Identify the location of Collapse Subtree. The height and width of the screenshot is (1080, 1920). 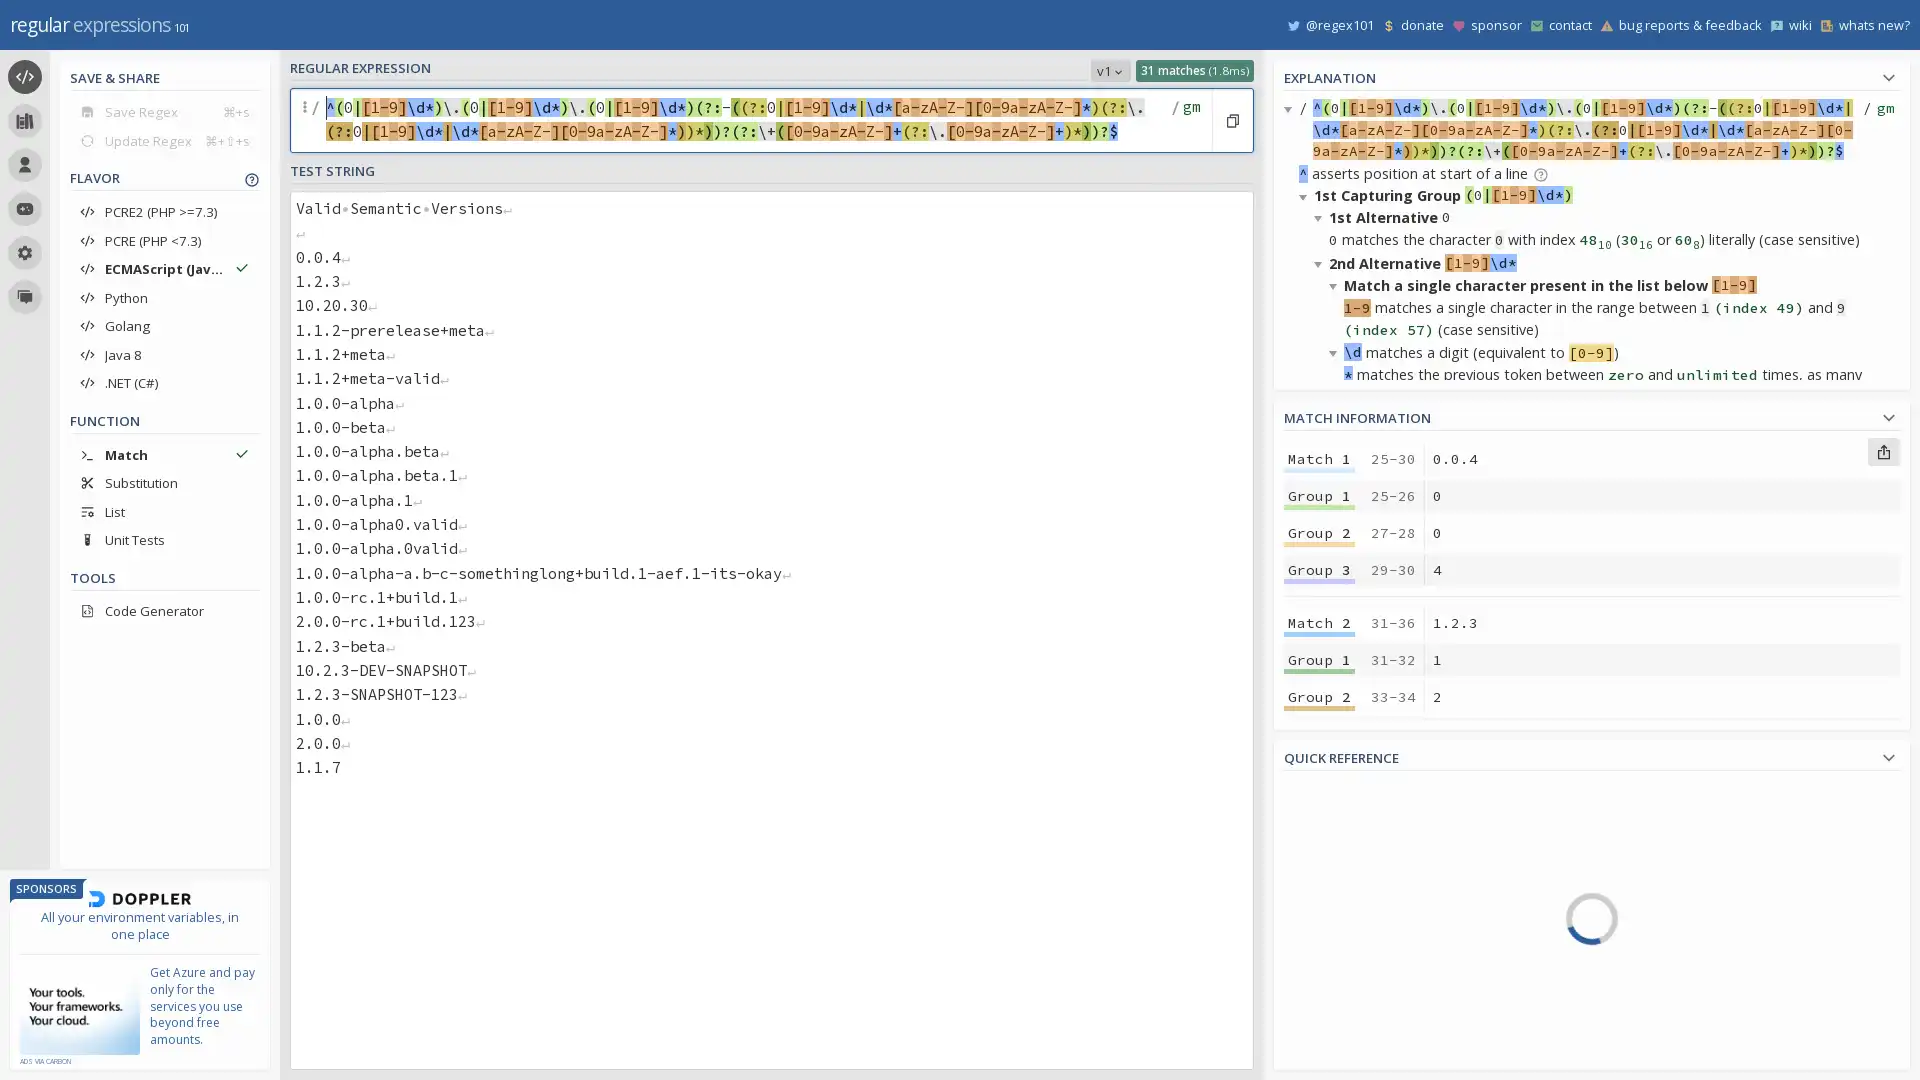
(1336, 285).